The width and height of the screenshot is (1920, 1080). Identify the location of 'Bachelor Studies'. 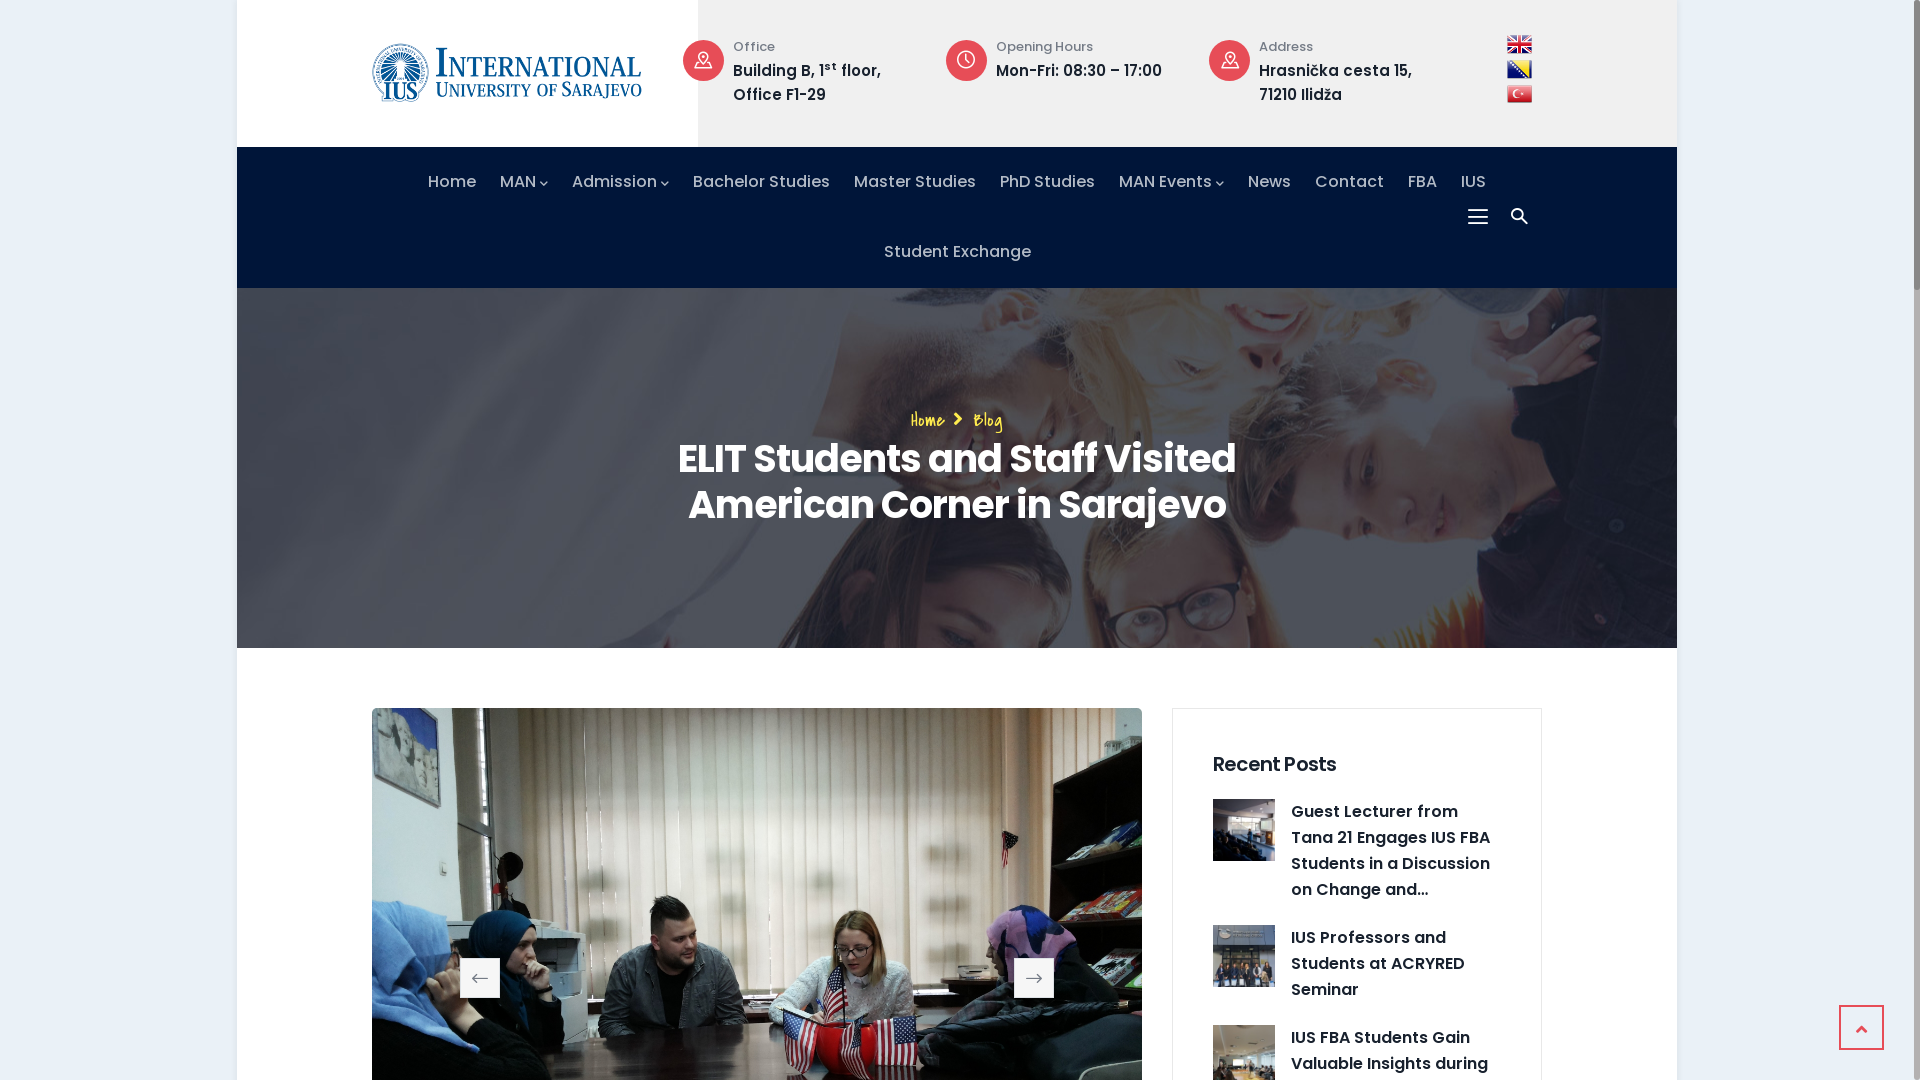
(760, 181).